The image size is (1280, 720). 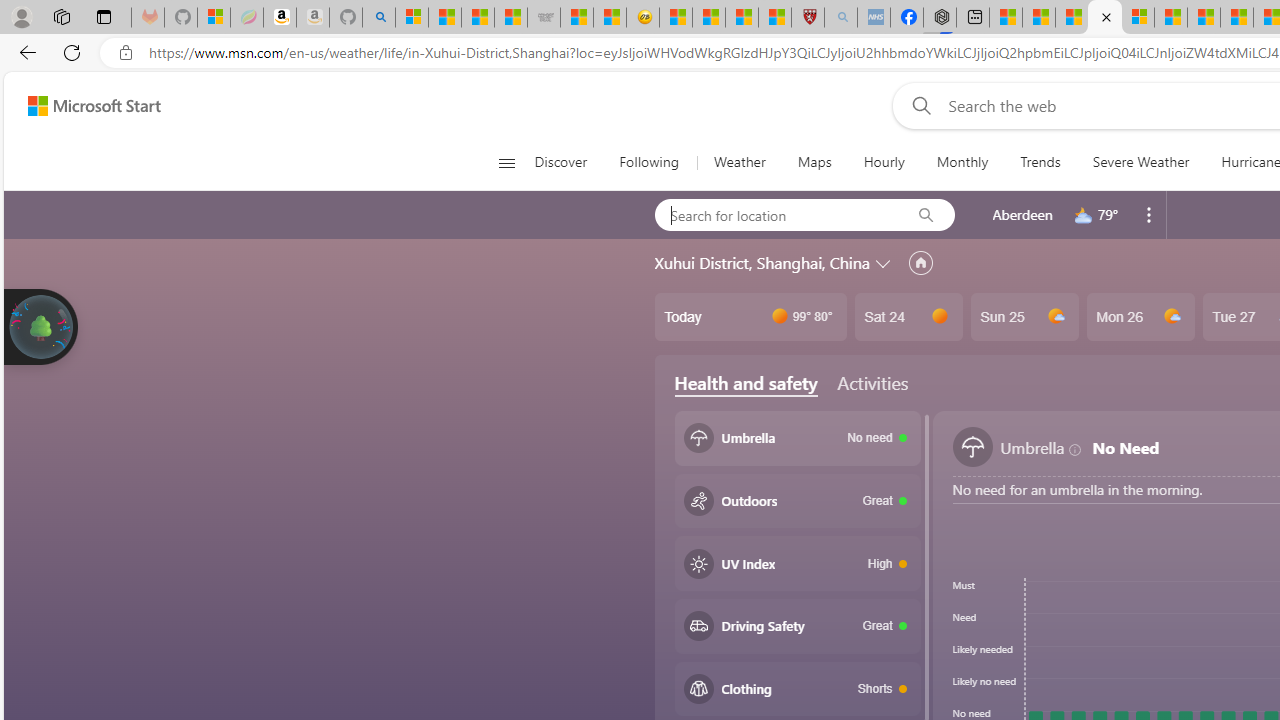 I want to click on 'Remove location', so click(x=1149, y=214).